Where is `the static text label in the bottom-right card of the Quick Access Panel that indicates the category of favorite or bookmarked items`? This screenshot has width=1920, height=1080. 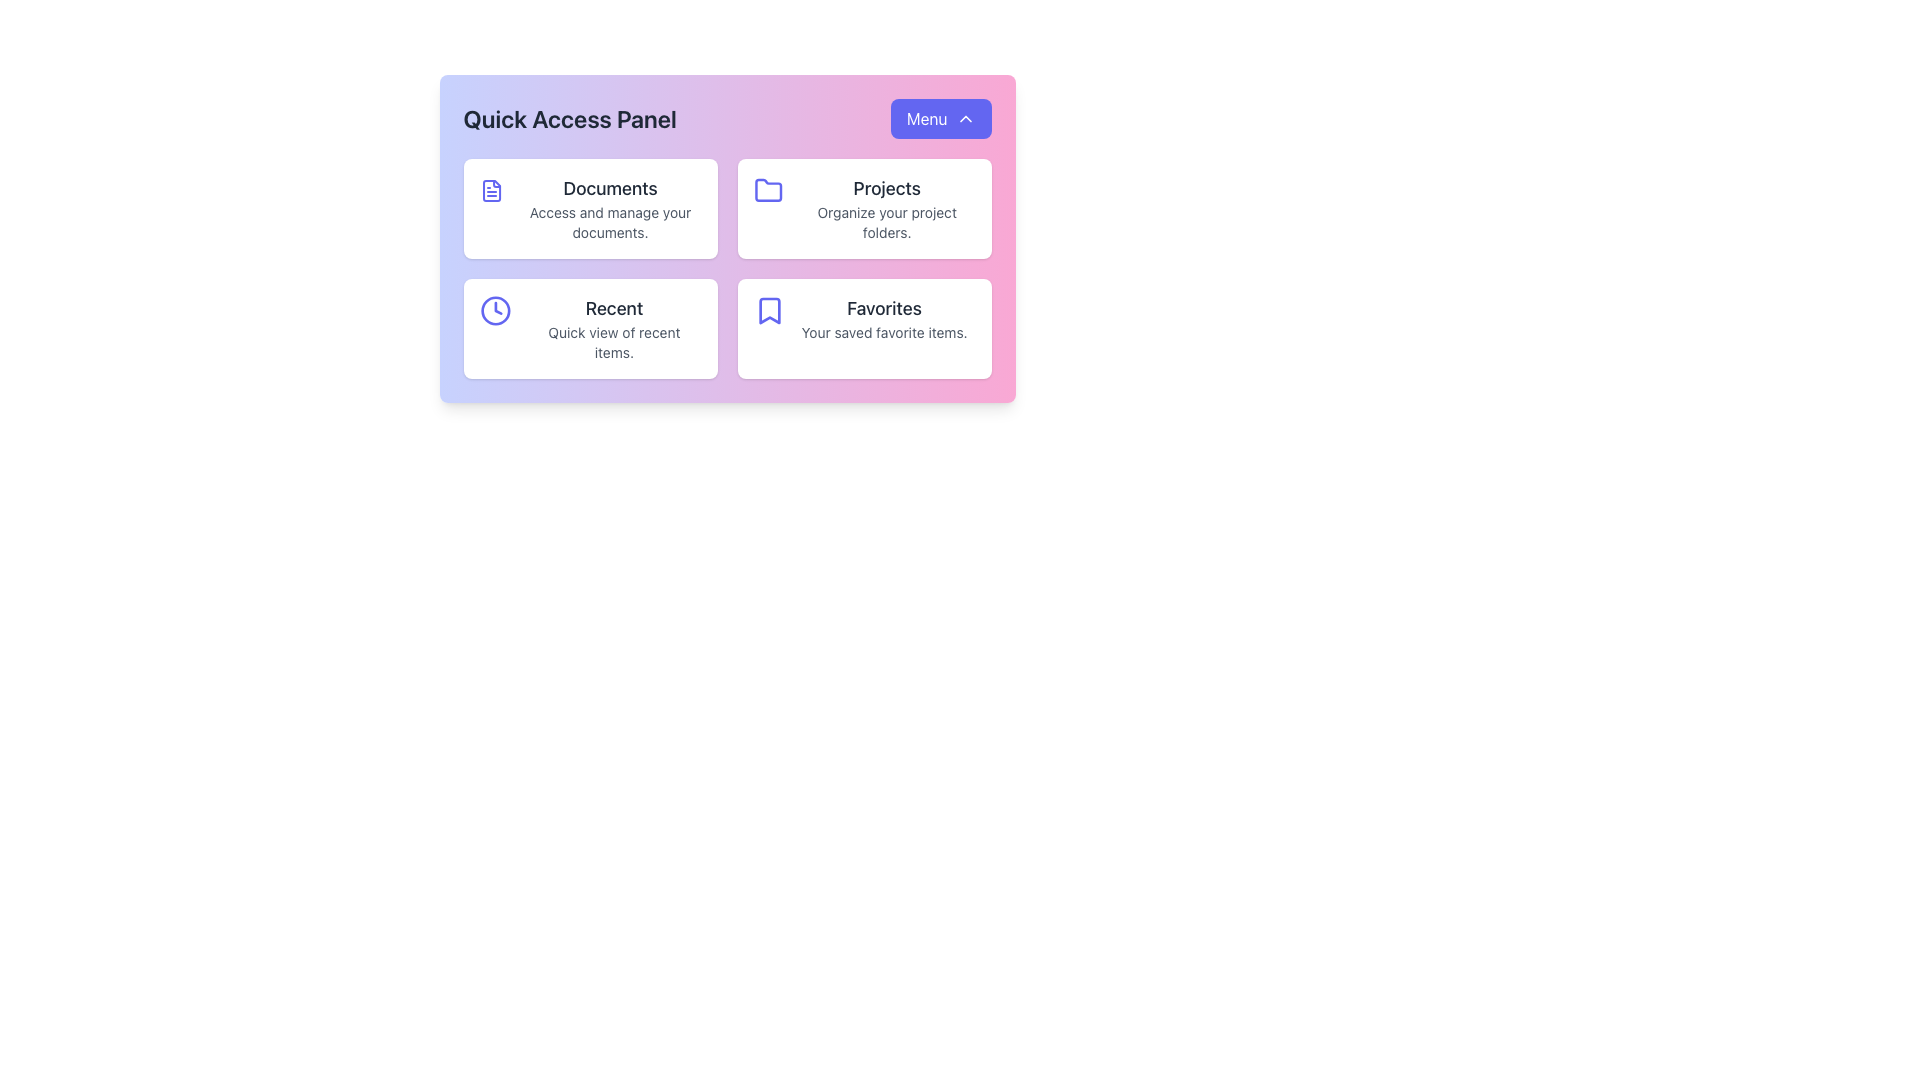
the static text label in the bottom-right card of the Quick Access Panel that indicates the category of favorite or bookmarked items is located at coordinates (883, 308).